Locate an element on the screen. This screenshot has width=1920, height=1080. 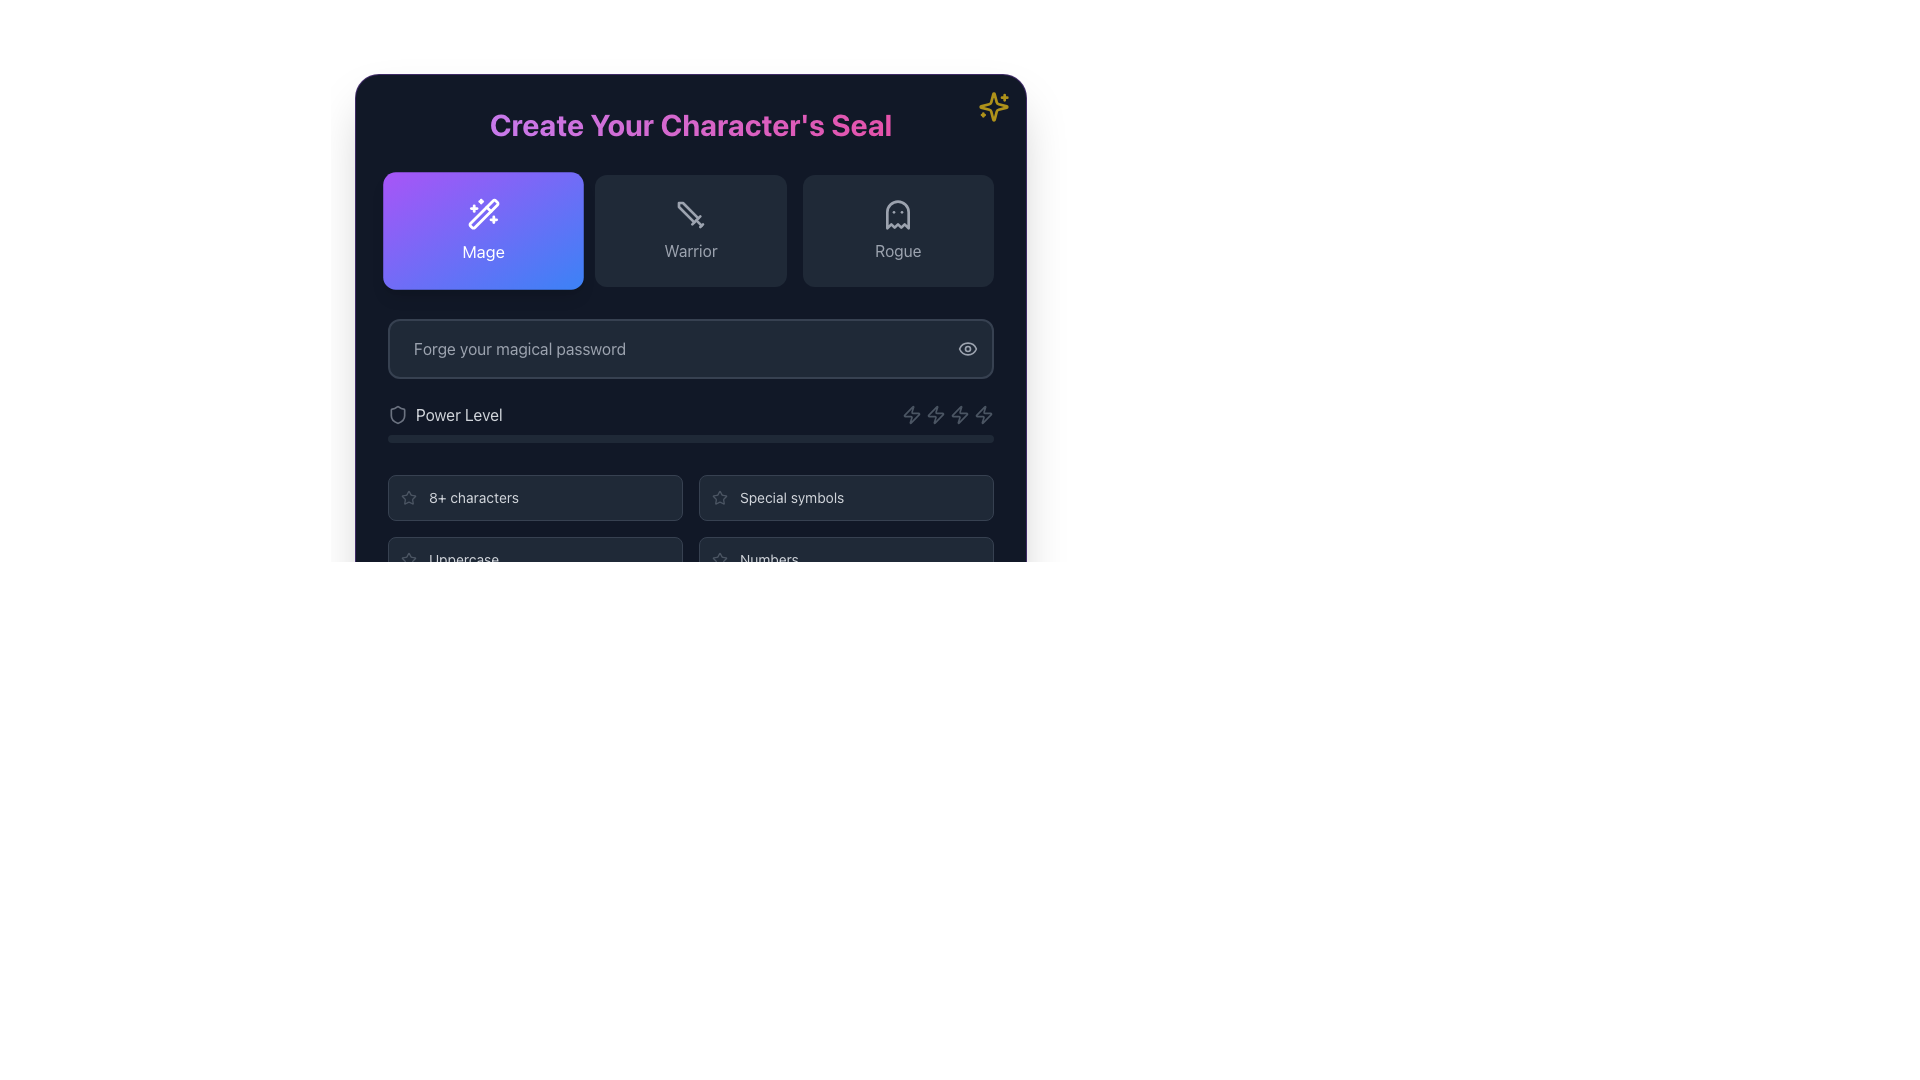
the Password input field located centrally under the 'Create Your Character's Seal' section to check for visual feedback is located at coordinates (691, 347).